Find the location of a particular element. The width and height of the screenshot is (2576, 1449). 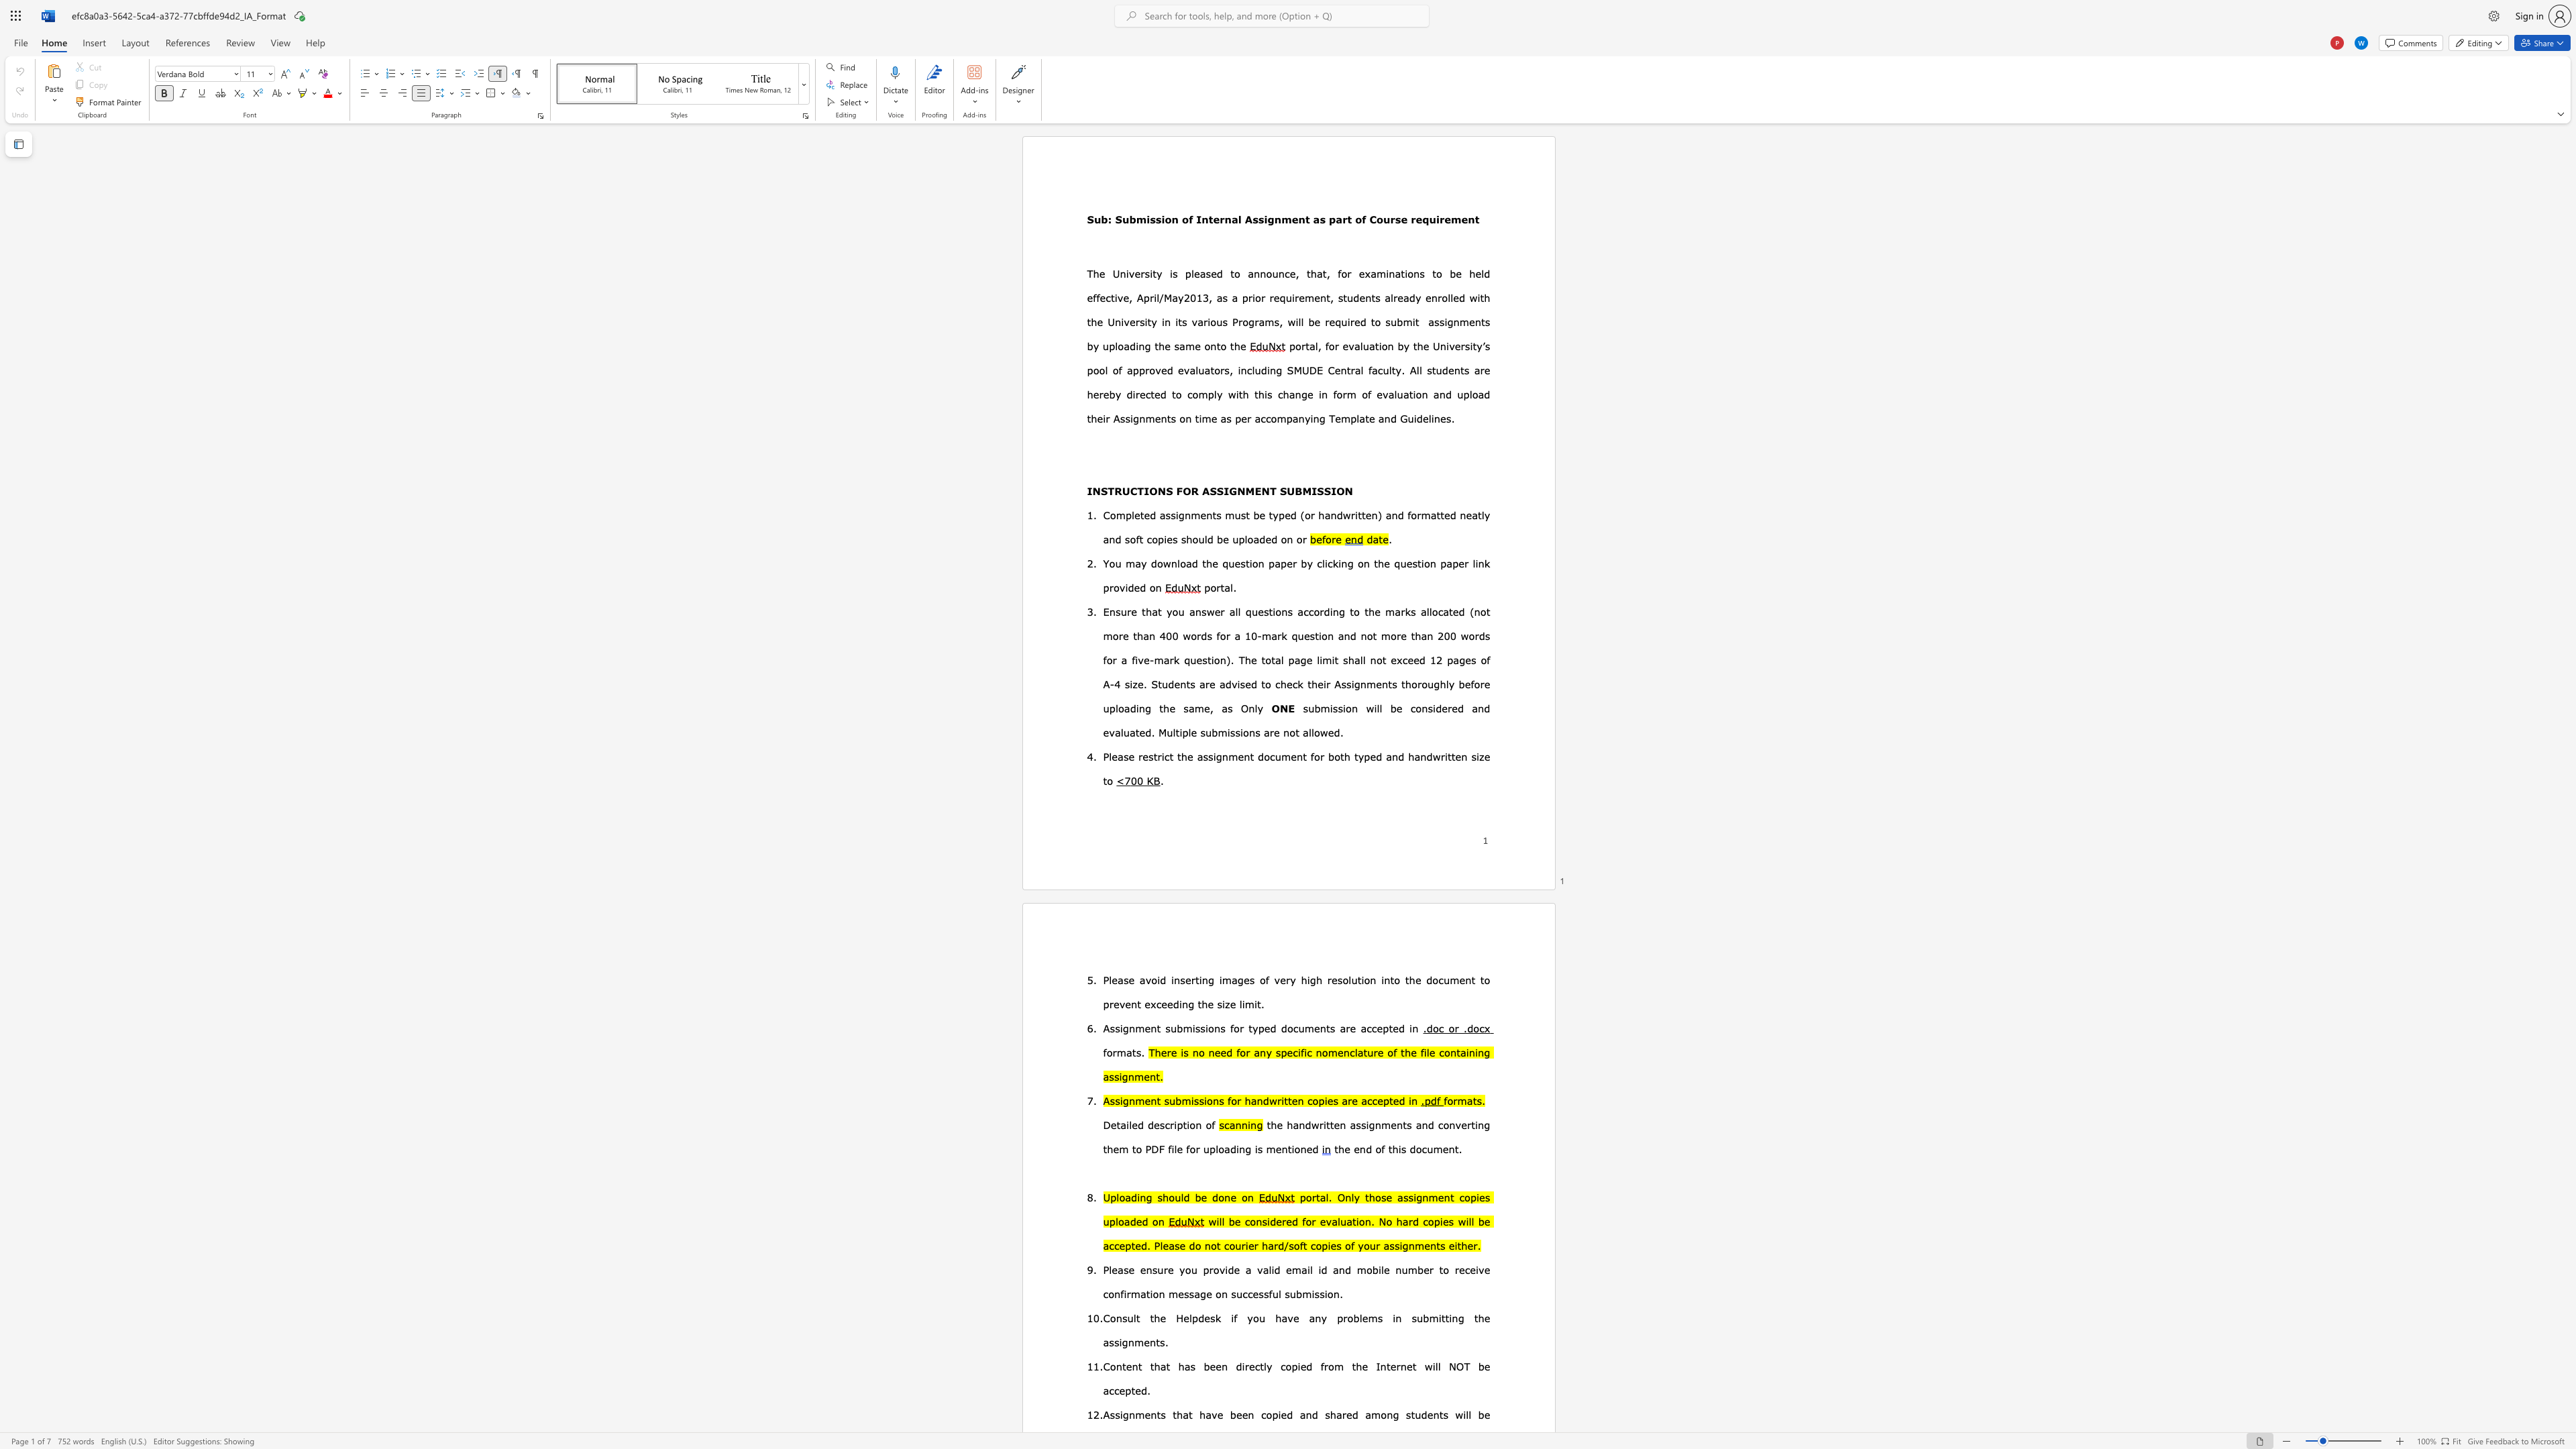

the subset text "nments." within the text "the assignments." is located at coordinates (1127, 1342).